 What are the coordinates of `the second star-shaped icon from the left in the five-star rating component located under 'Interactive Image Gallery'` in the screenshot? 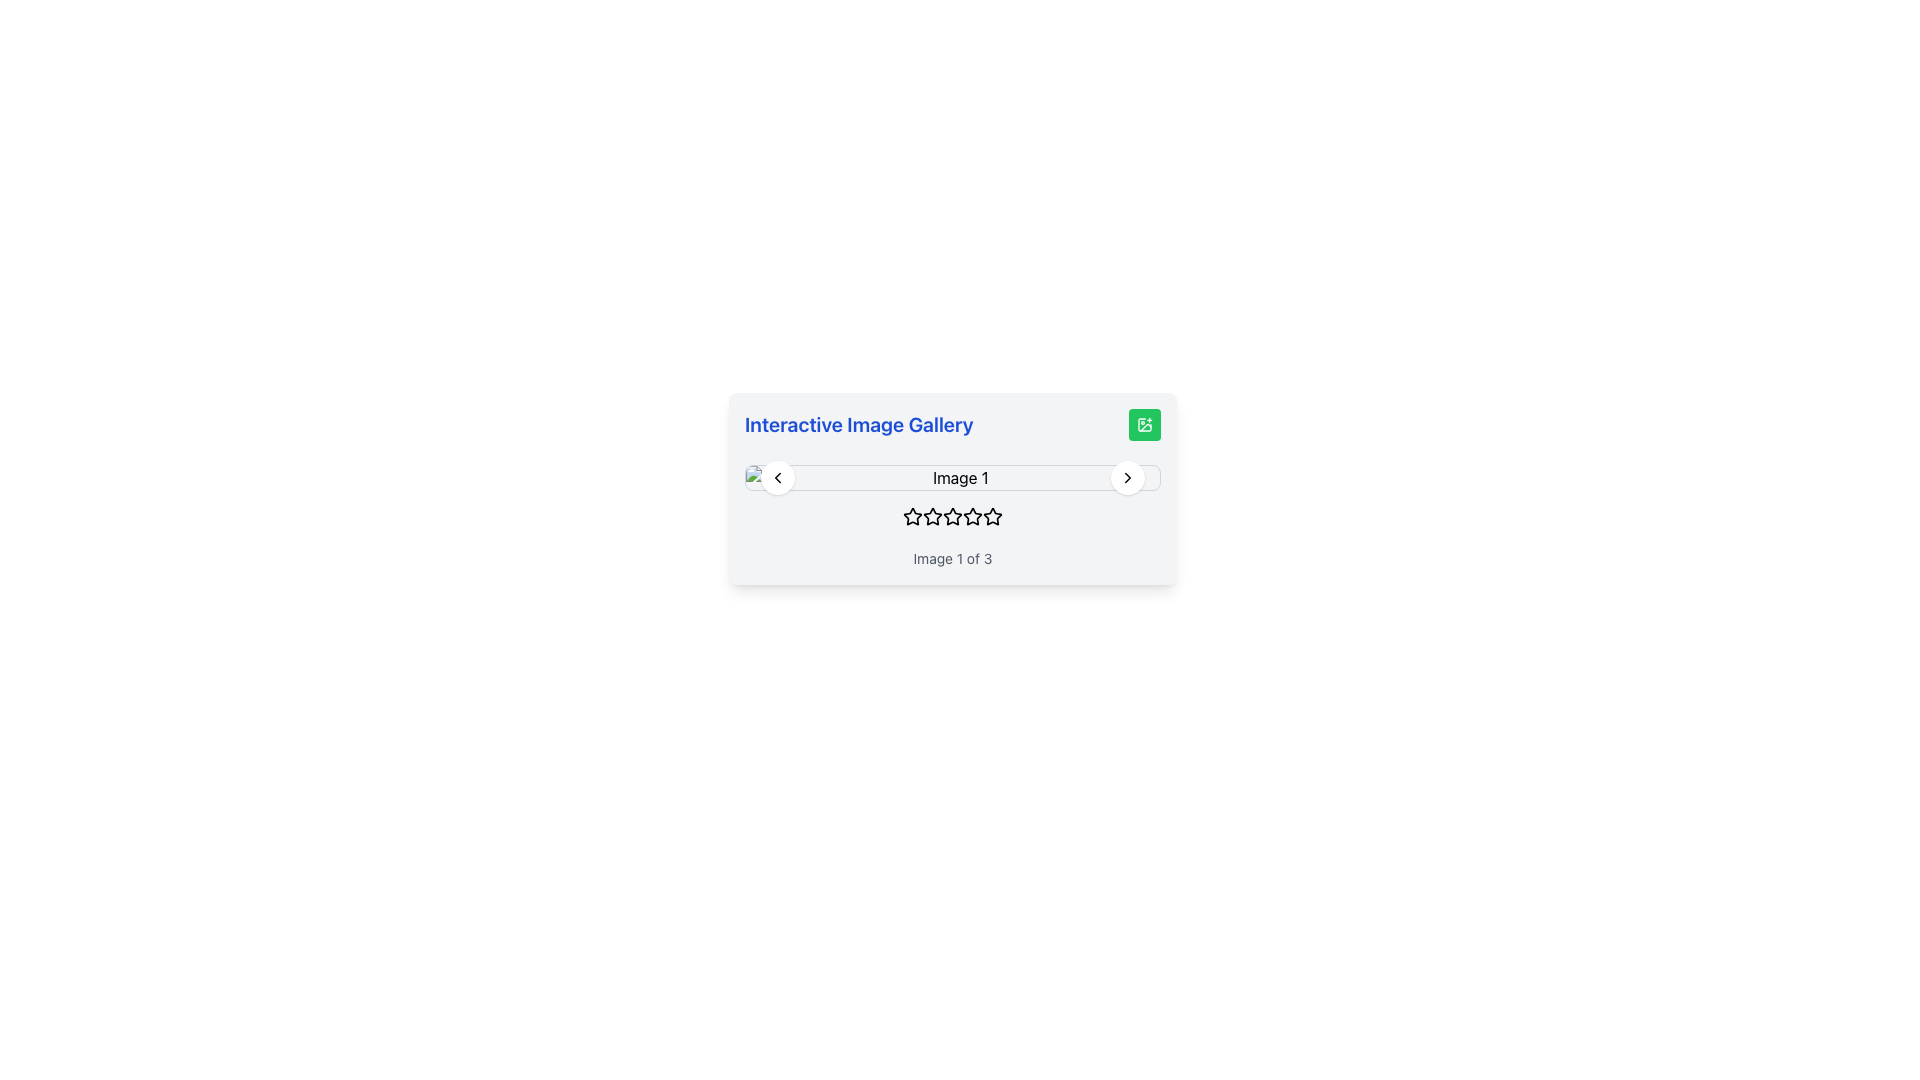 It's located at (931, 515).